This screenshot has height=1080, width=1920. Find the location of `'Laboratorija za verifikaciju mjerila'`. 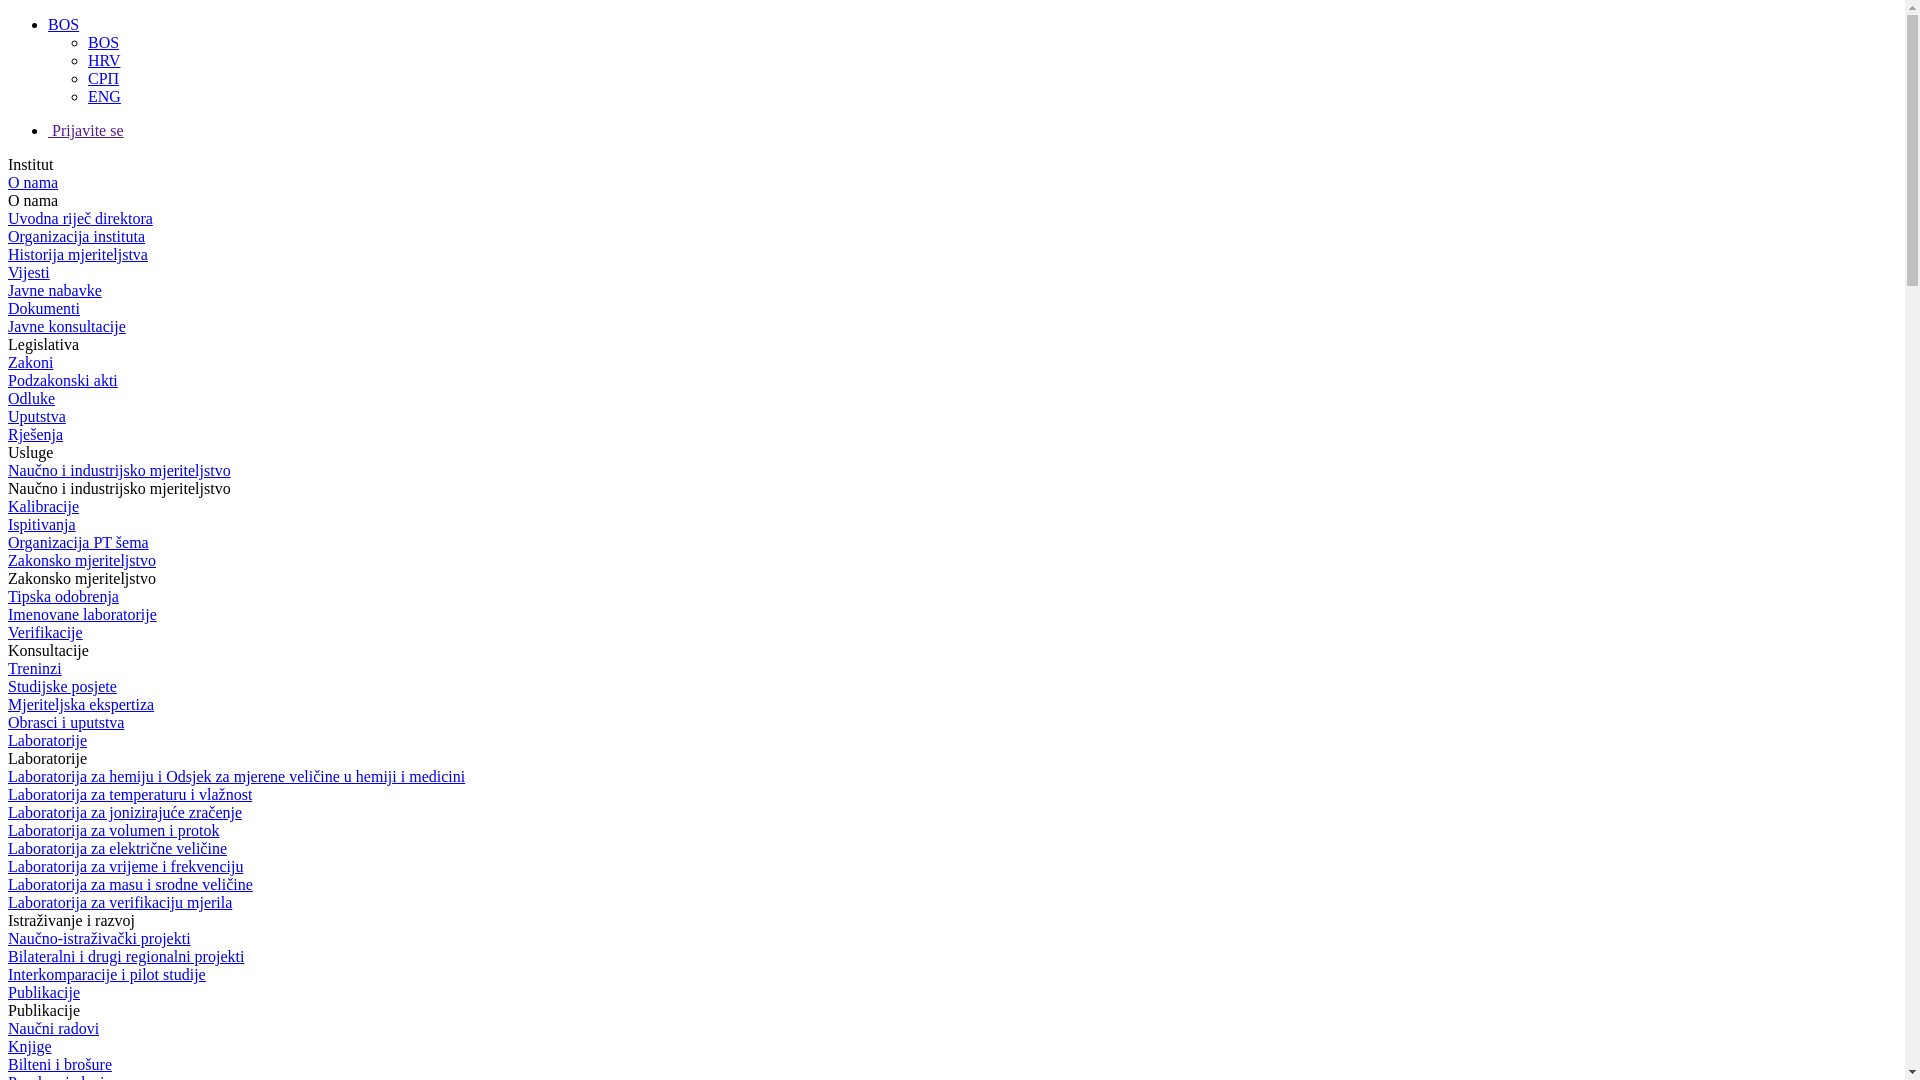

'Laboratorija za verifikaciju mjerila' is located at coordinates (119, 902).